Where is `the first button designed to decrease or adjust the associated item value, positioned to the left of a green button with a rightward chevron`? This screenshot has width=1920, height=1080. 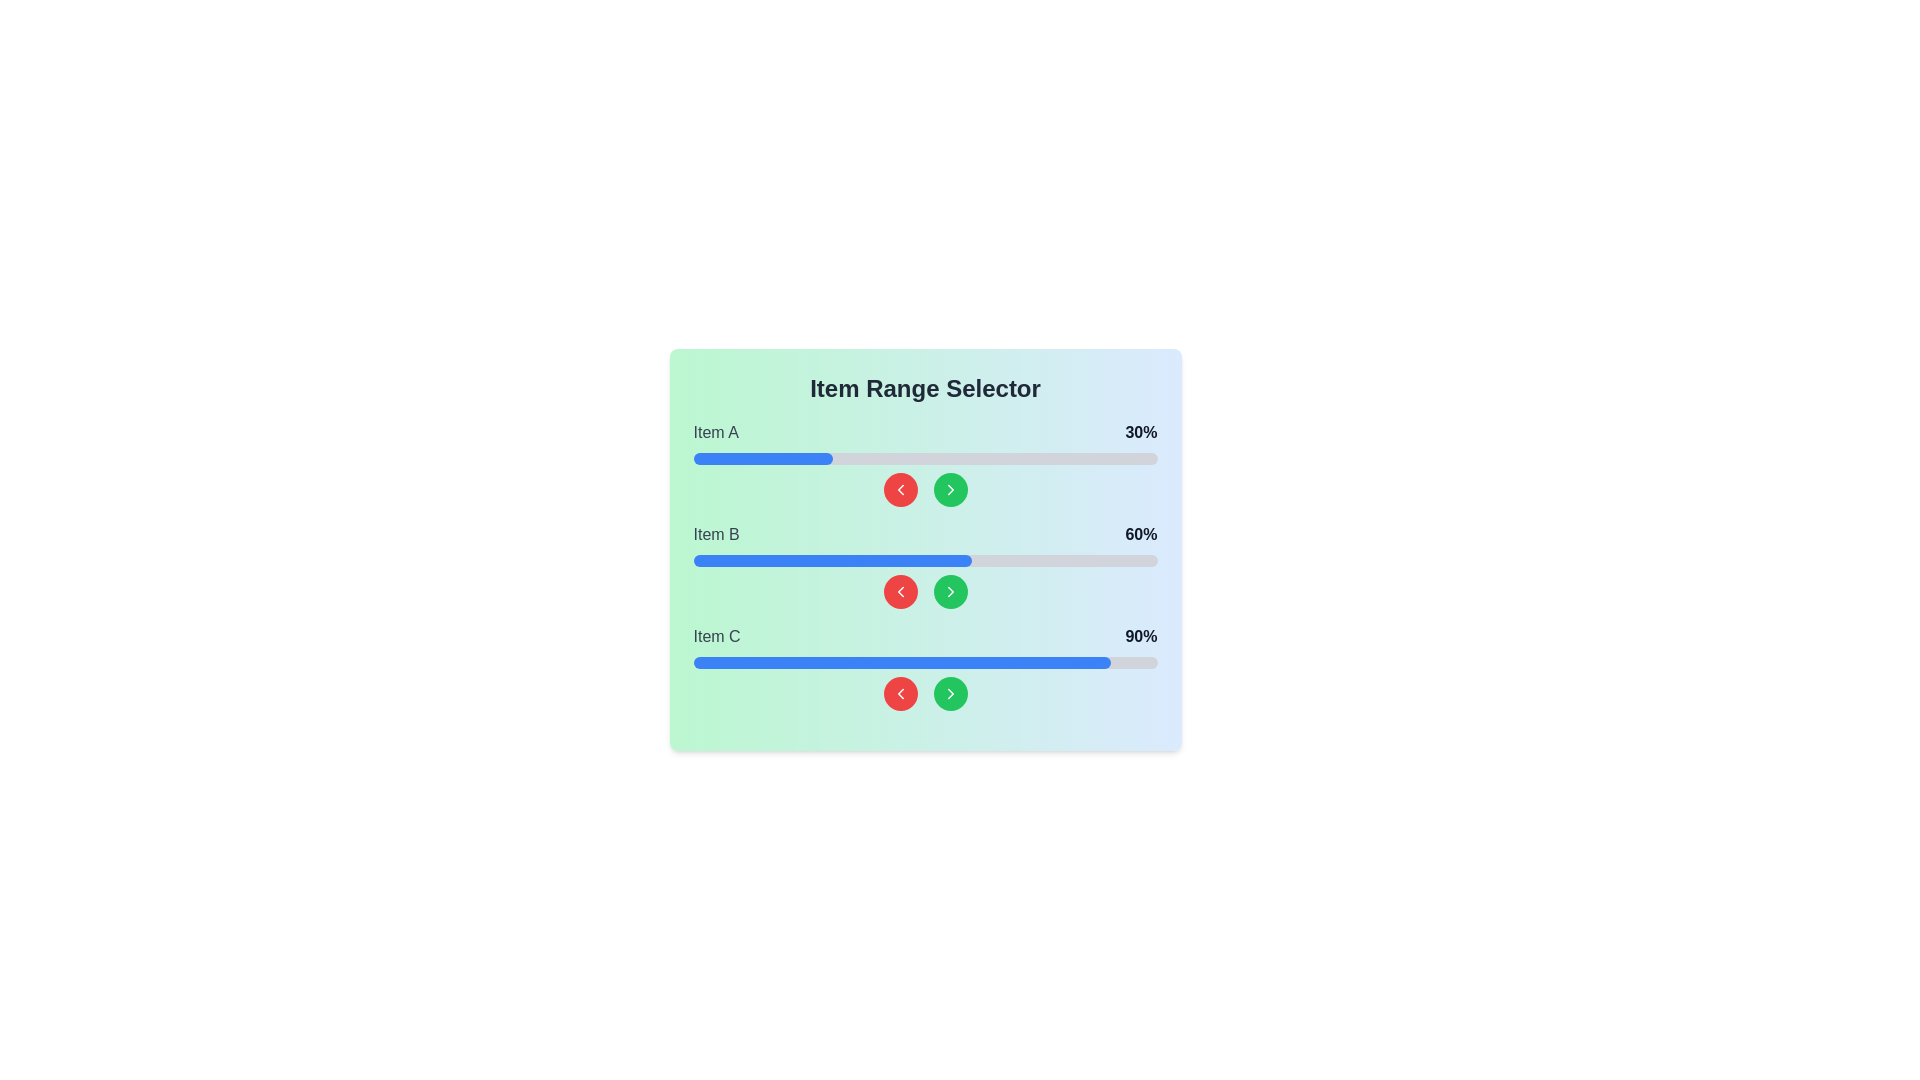
the first button designed to decrease or adjust the associated item value, positioned to the left of a green button with a rightward chevron is located at coordinates (899, 489).